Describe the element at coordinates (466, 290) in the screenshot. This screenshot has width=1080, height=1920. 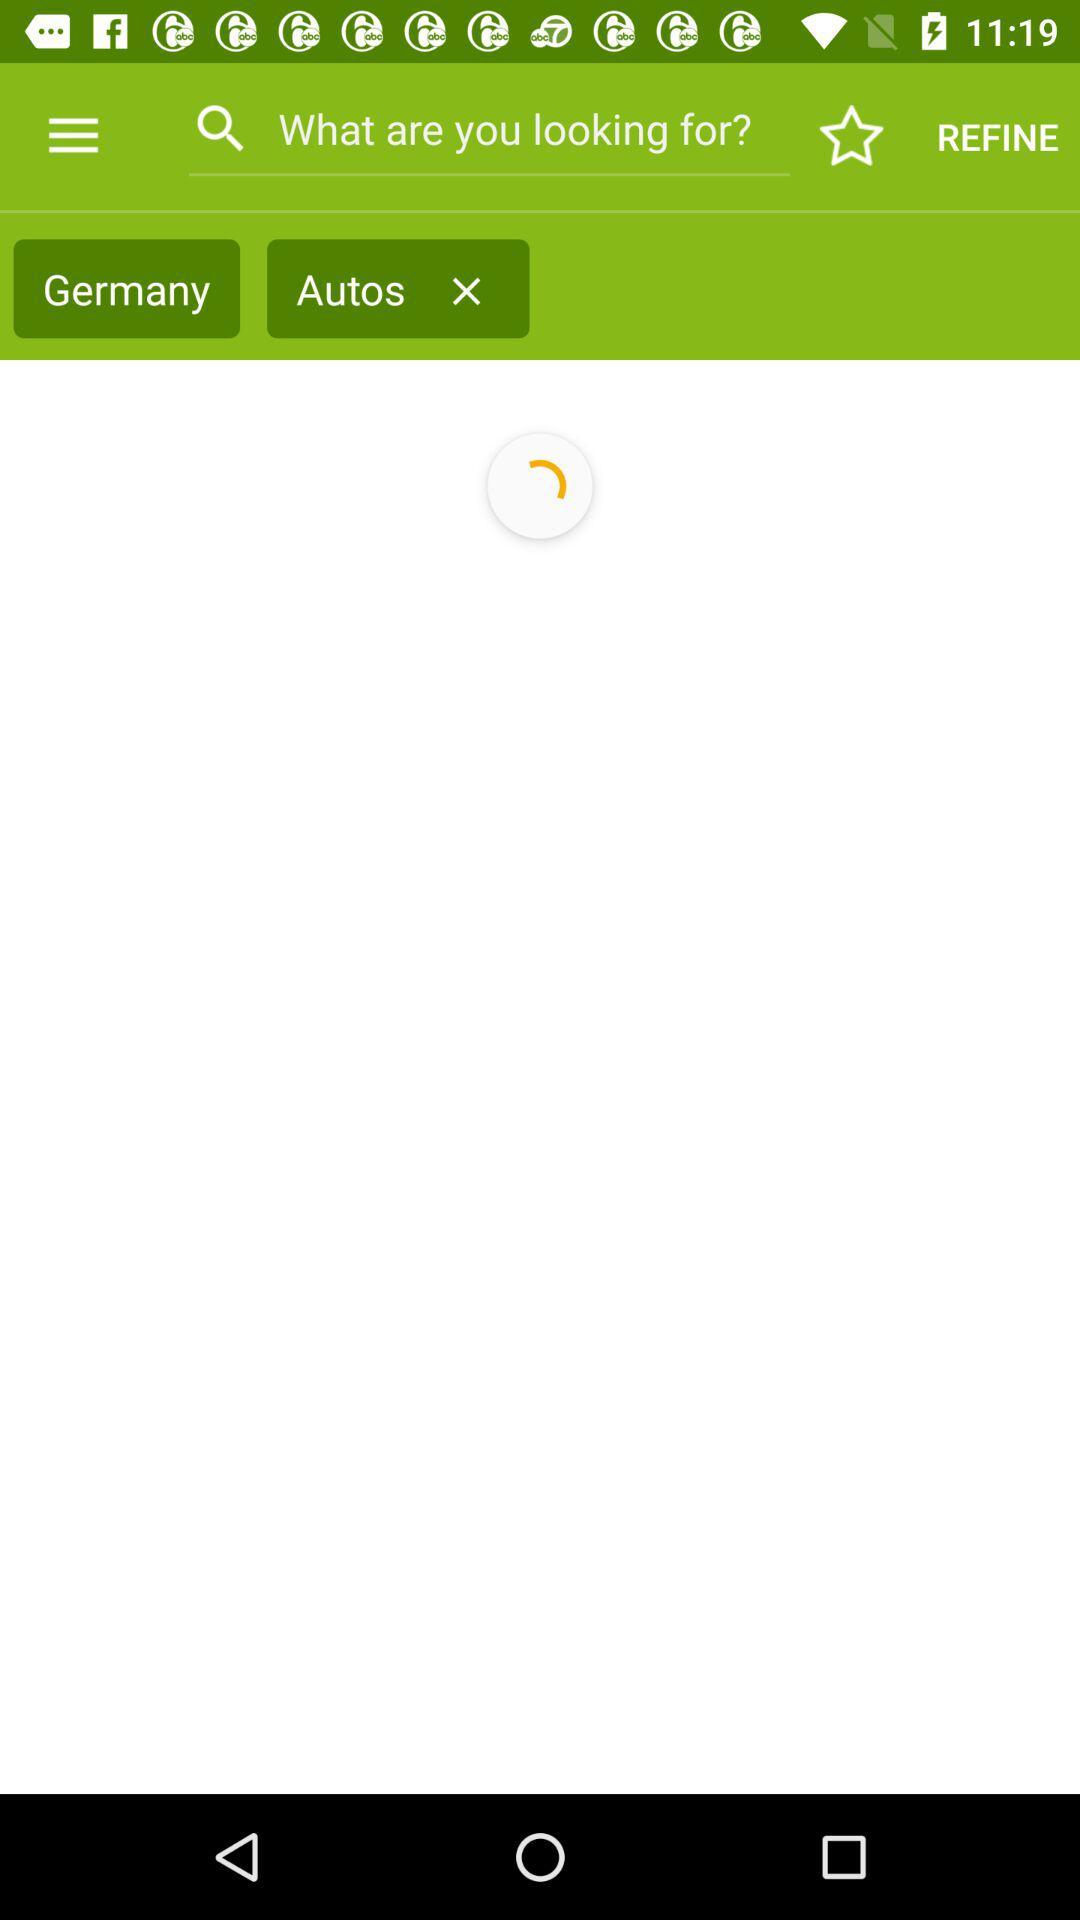
I see `icon to the right of the autos icon` at that location.